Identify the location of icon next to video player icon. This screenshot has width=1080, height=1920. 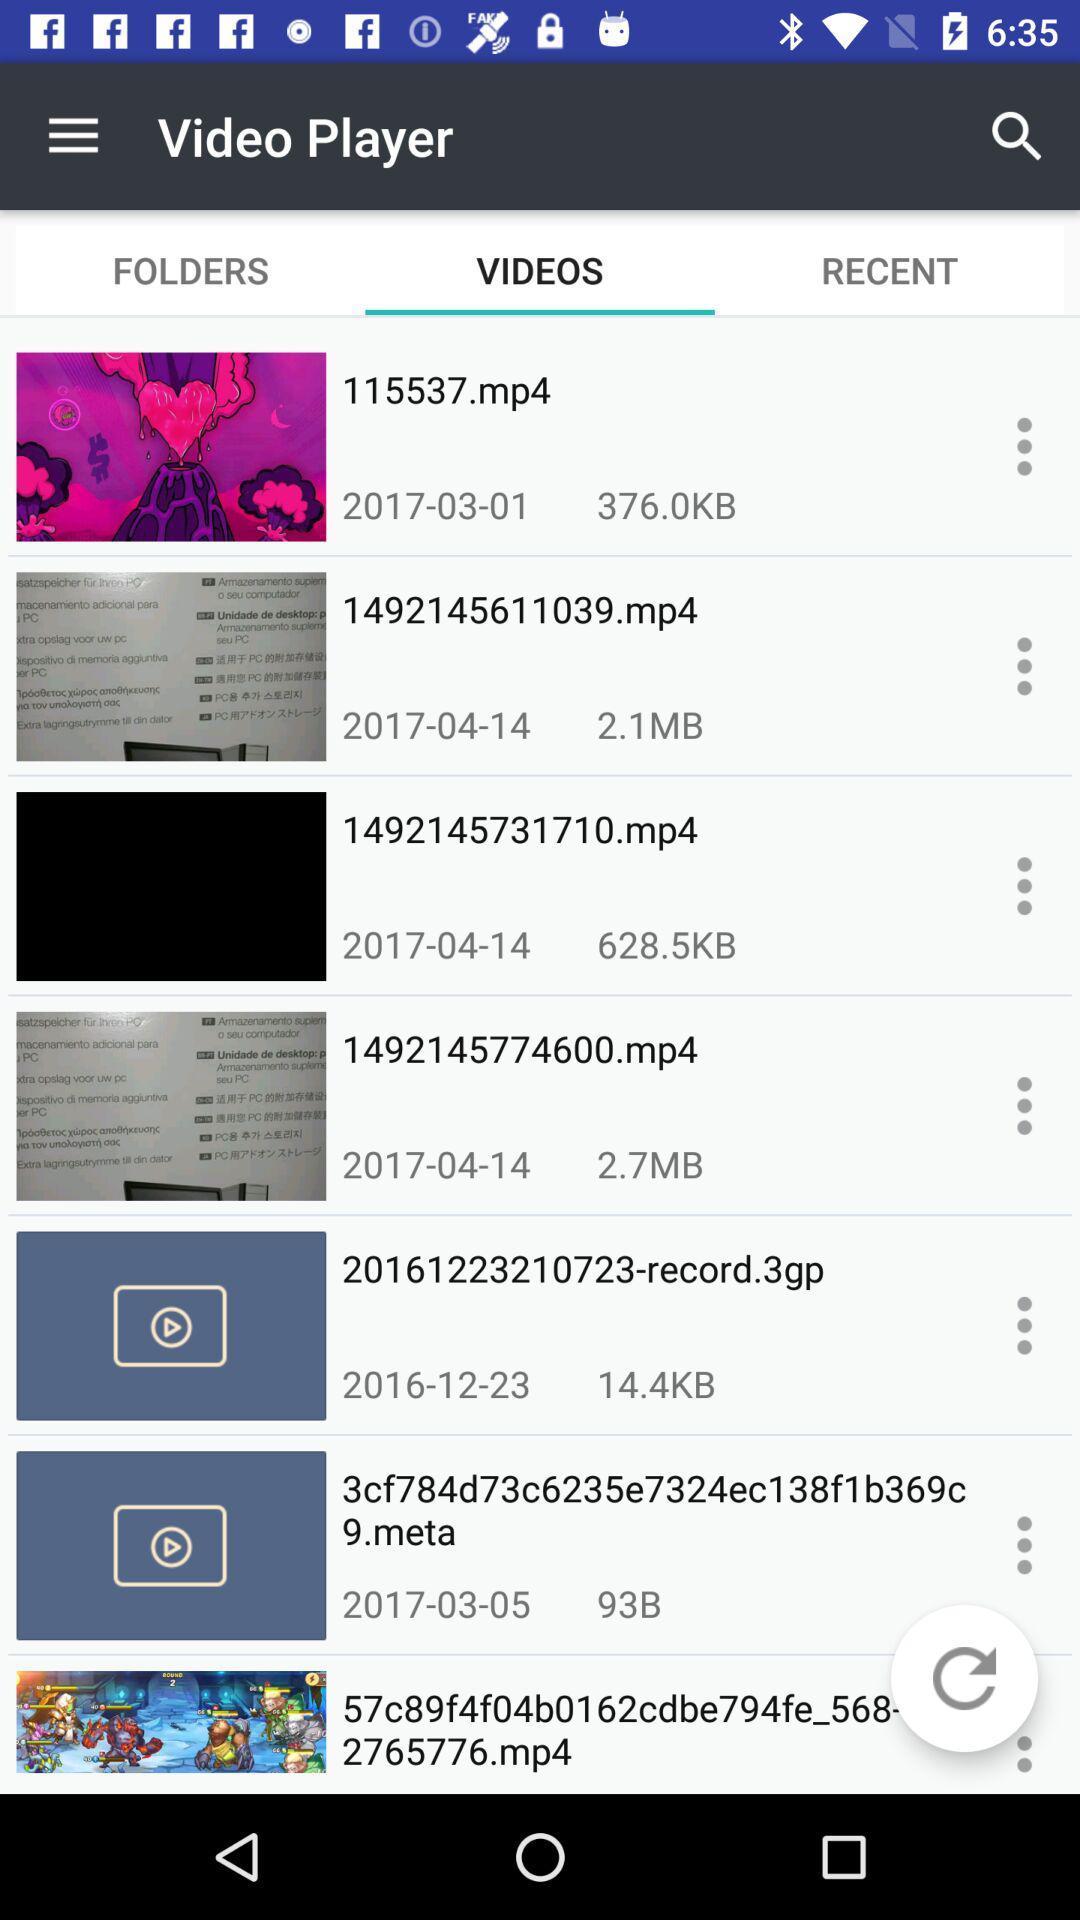
(72, 135).